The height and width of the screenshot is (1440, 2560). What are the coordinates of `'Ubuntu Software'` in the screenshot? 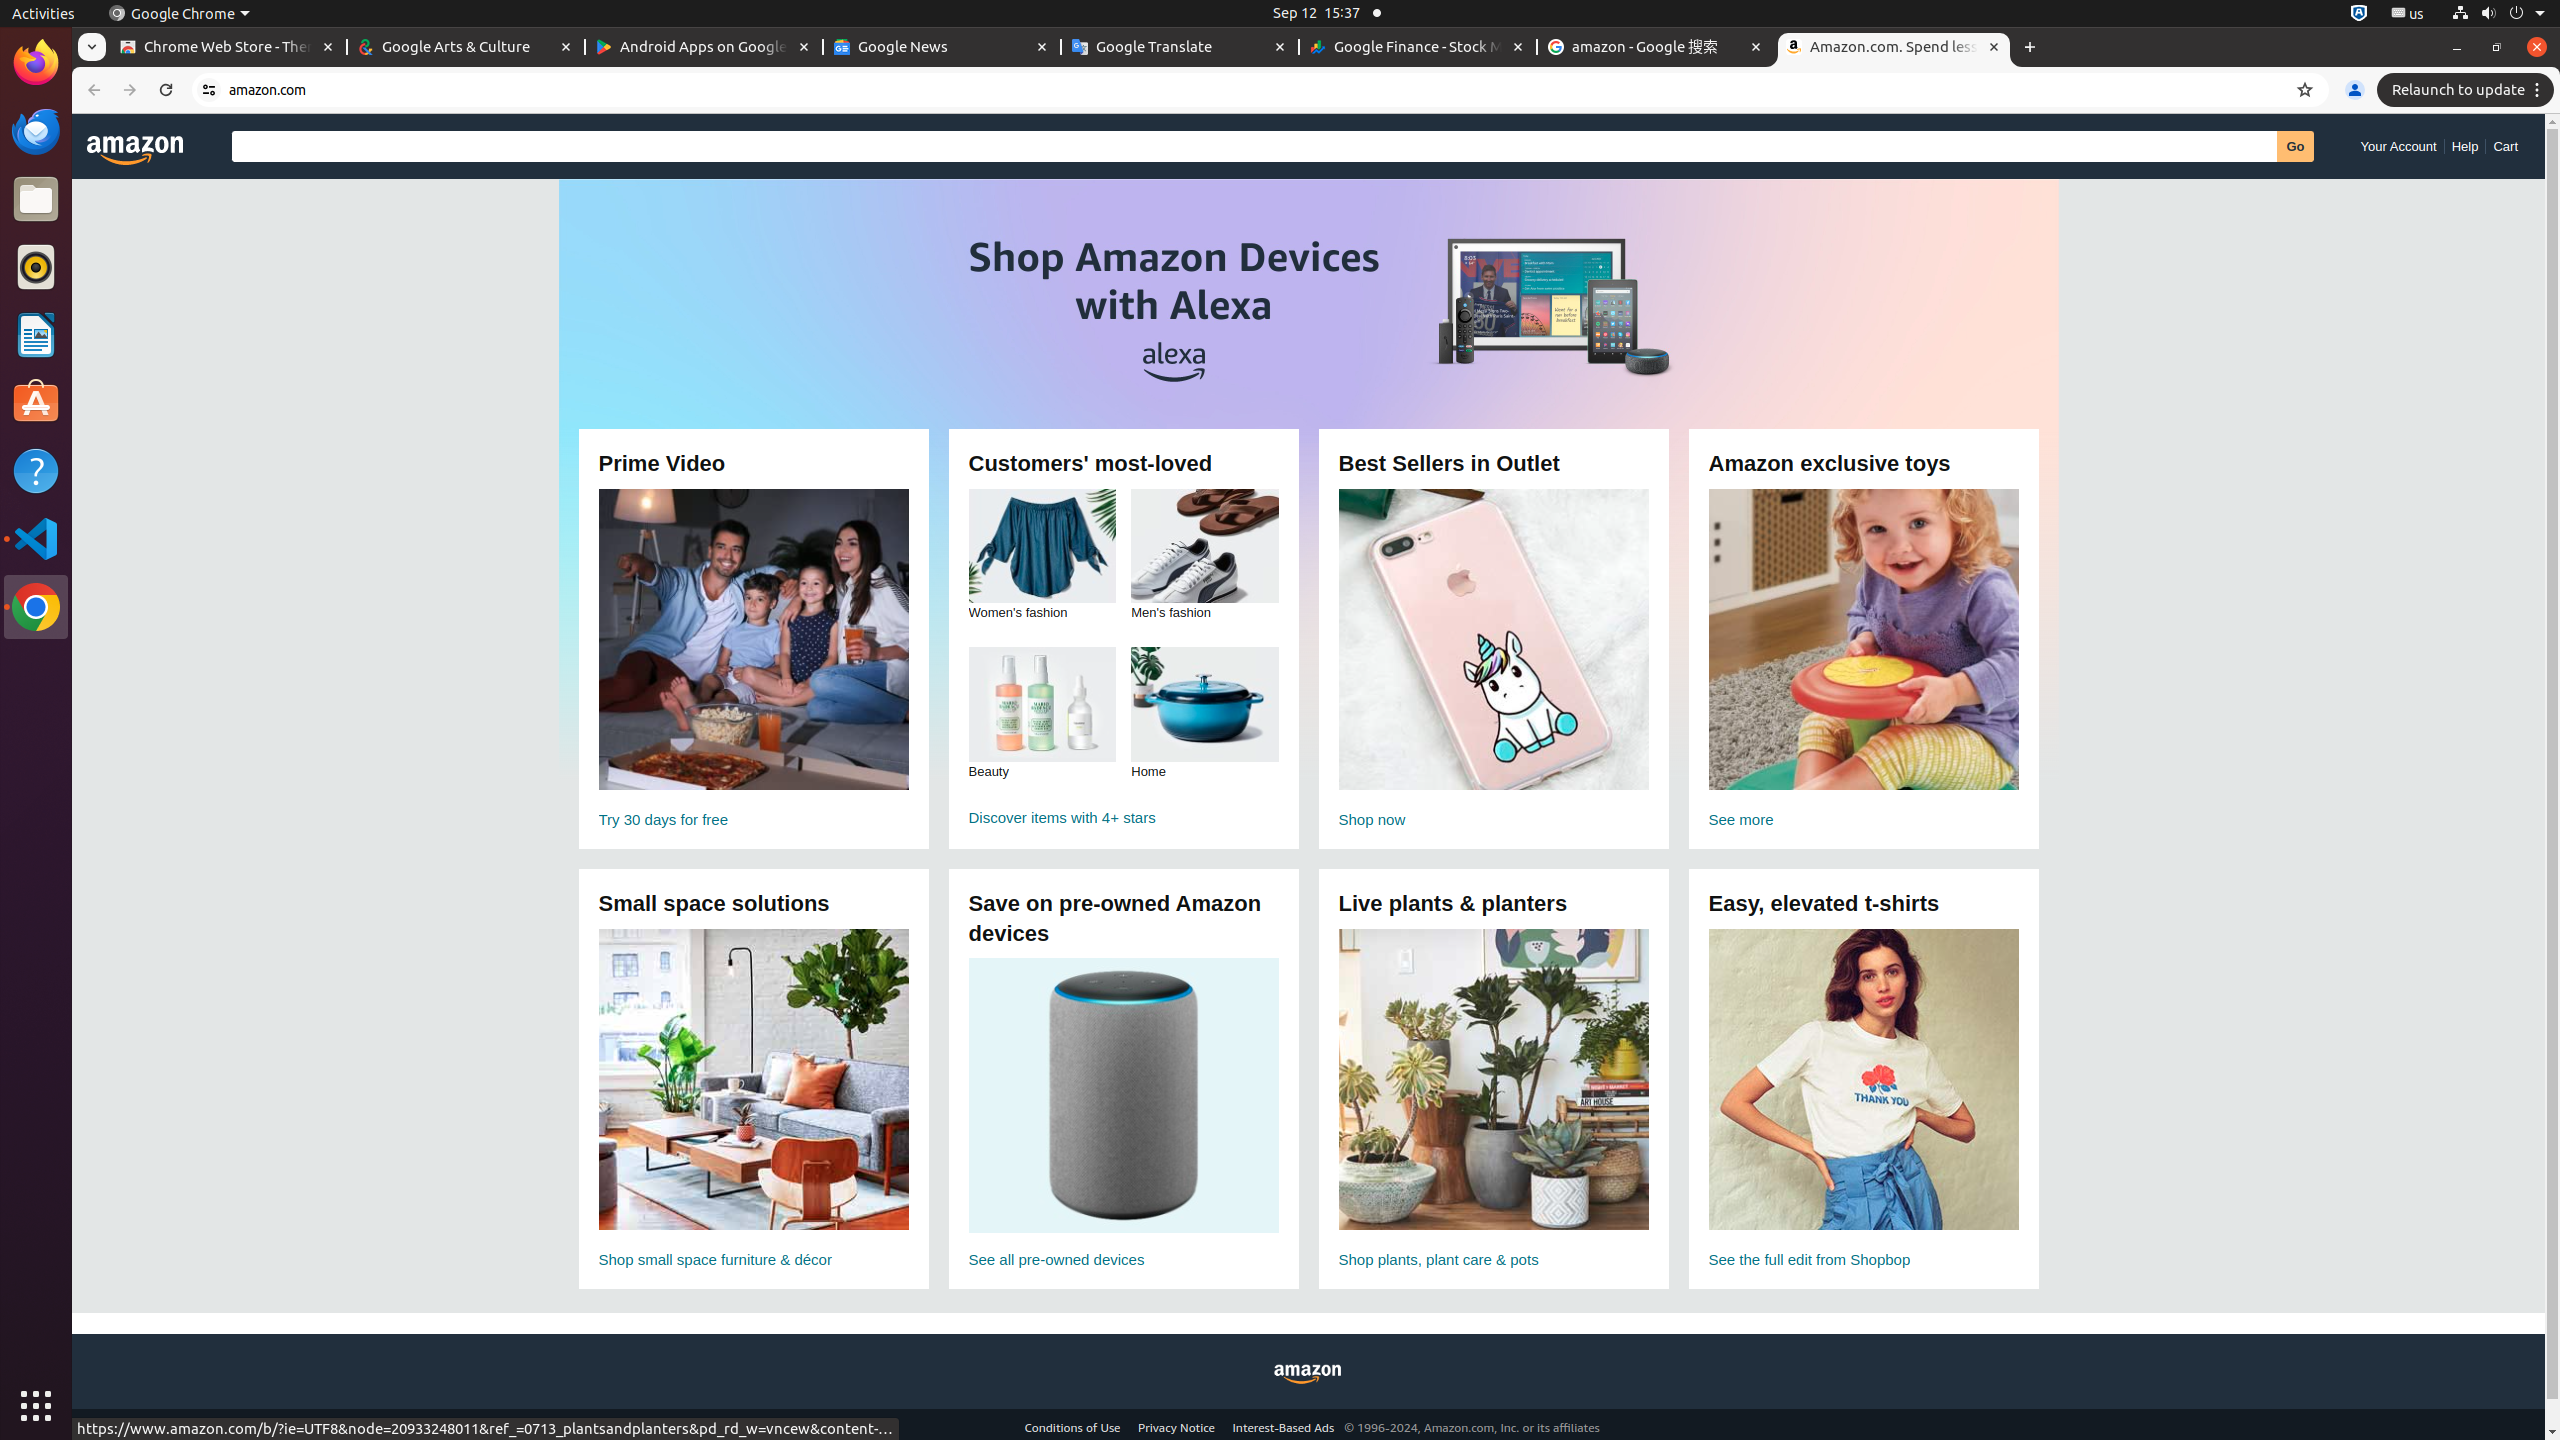 It's located at (36, 402).